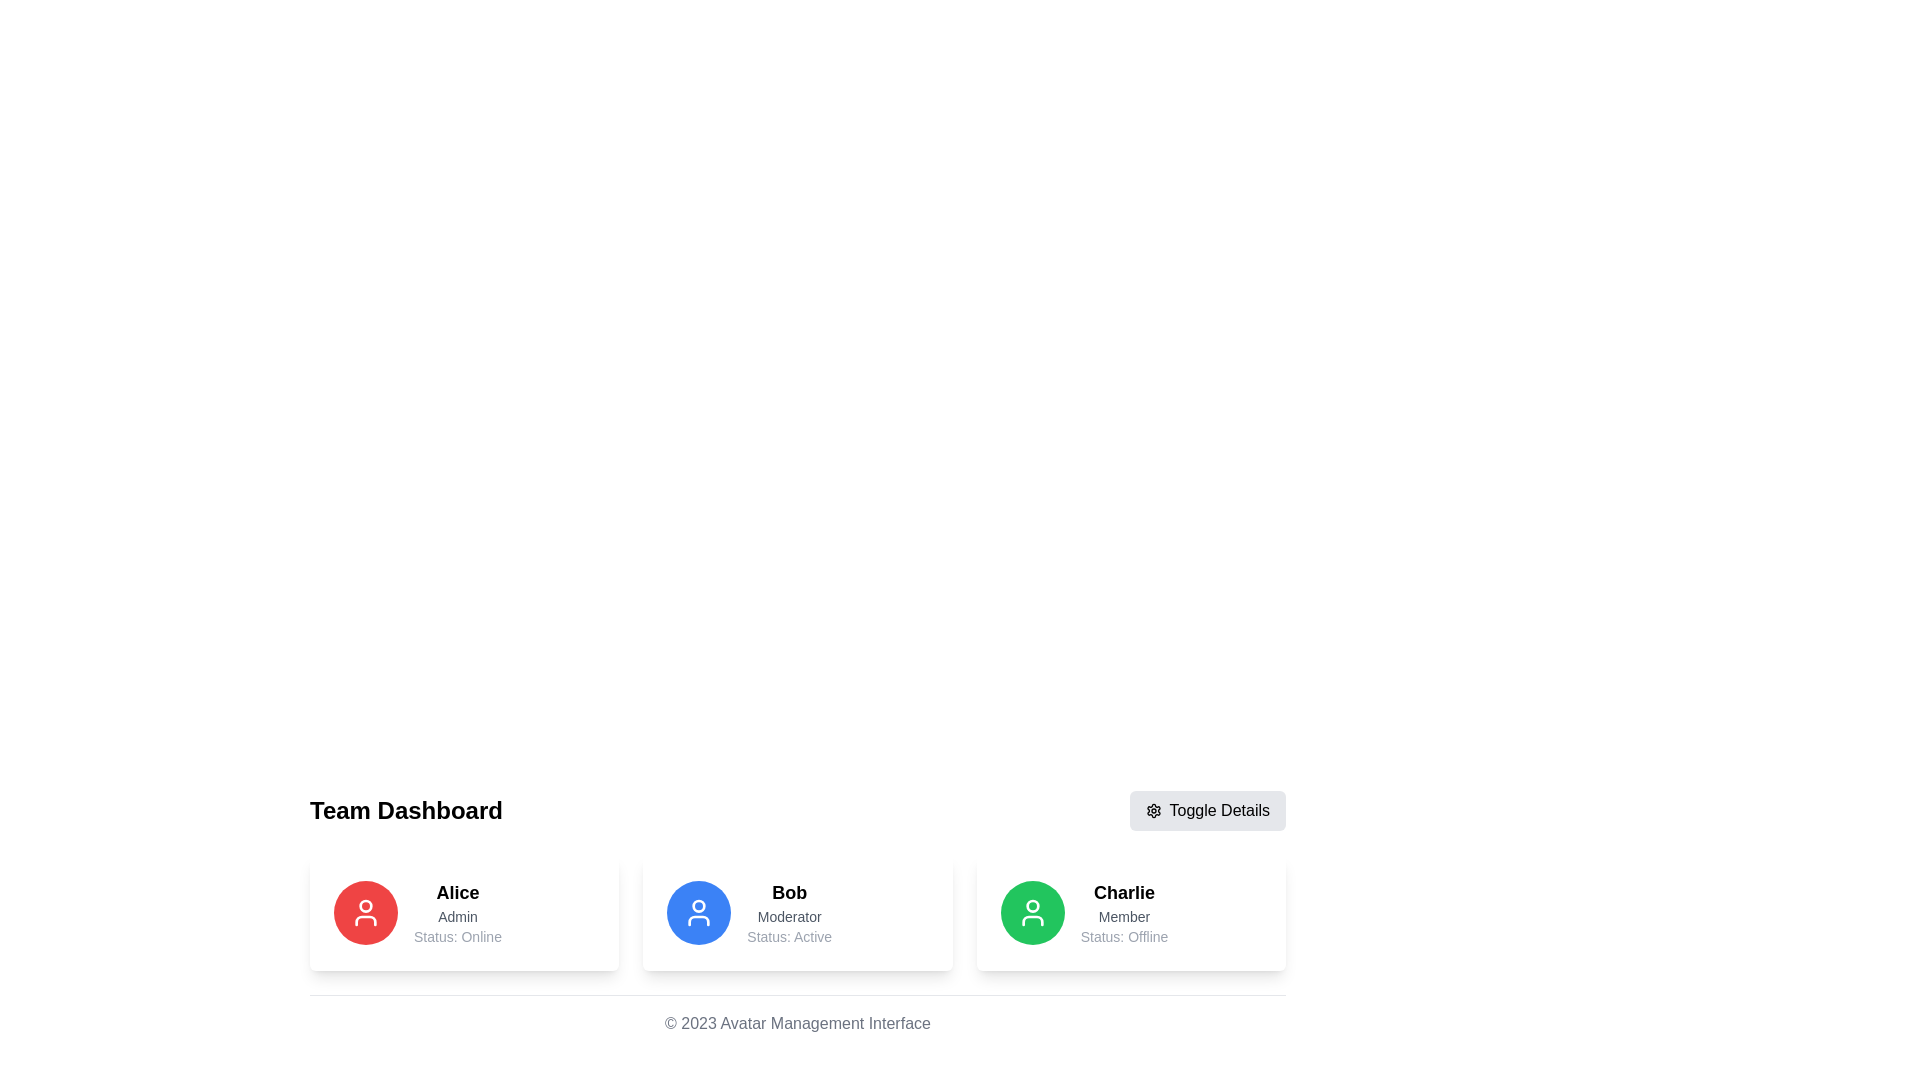 This screenshot has height=1080, width=1920. What do you see at coordinates (1124, 913) in the screenshot?
I see `text content of the Text Content Block, which provides user information including name, role, and current status, located on the far right of three horizontally aligned cards` at bounding box center [1124, 913].